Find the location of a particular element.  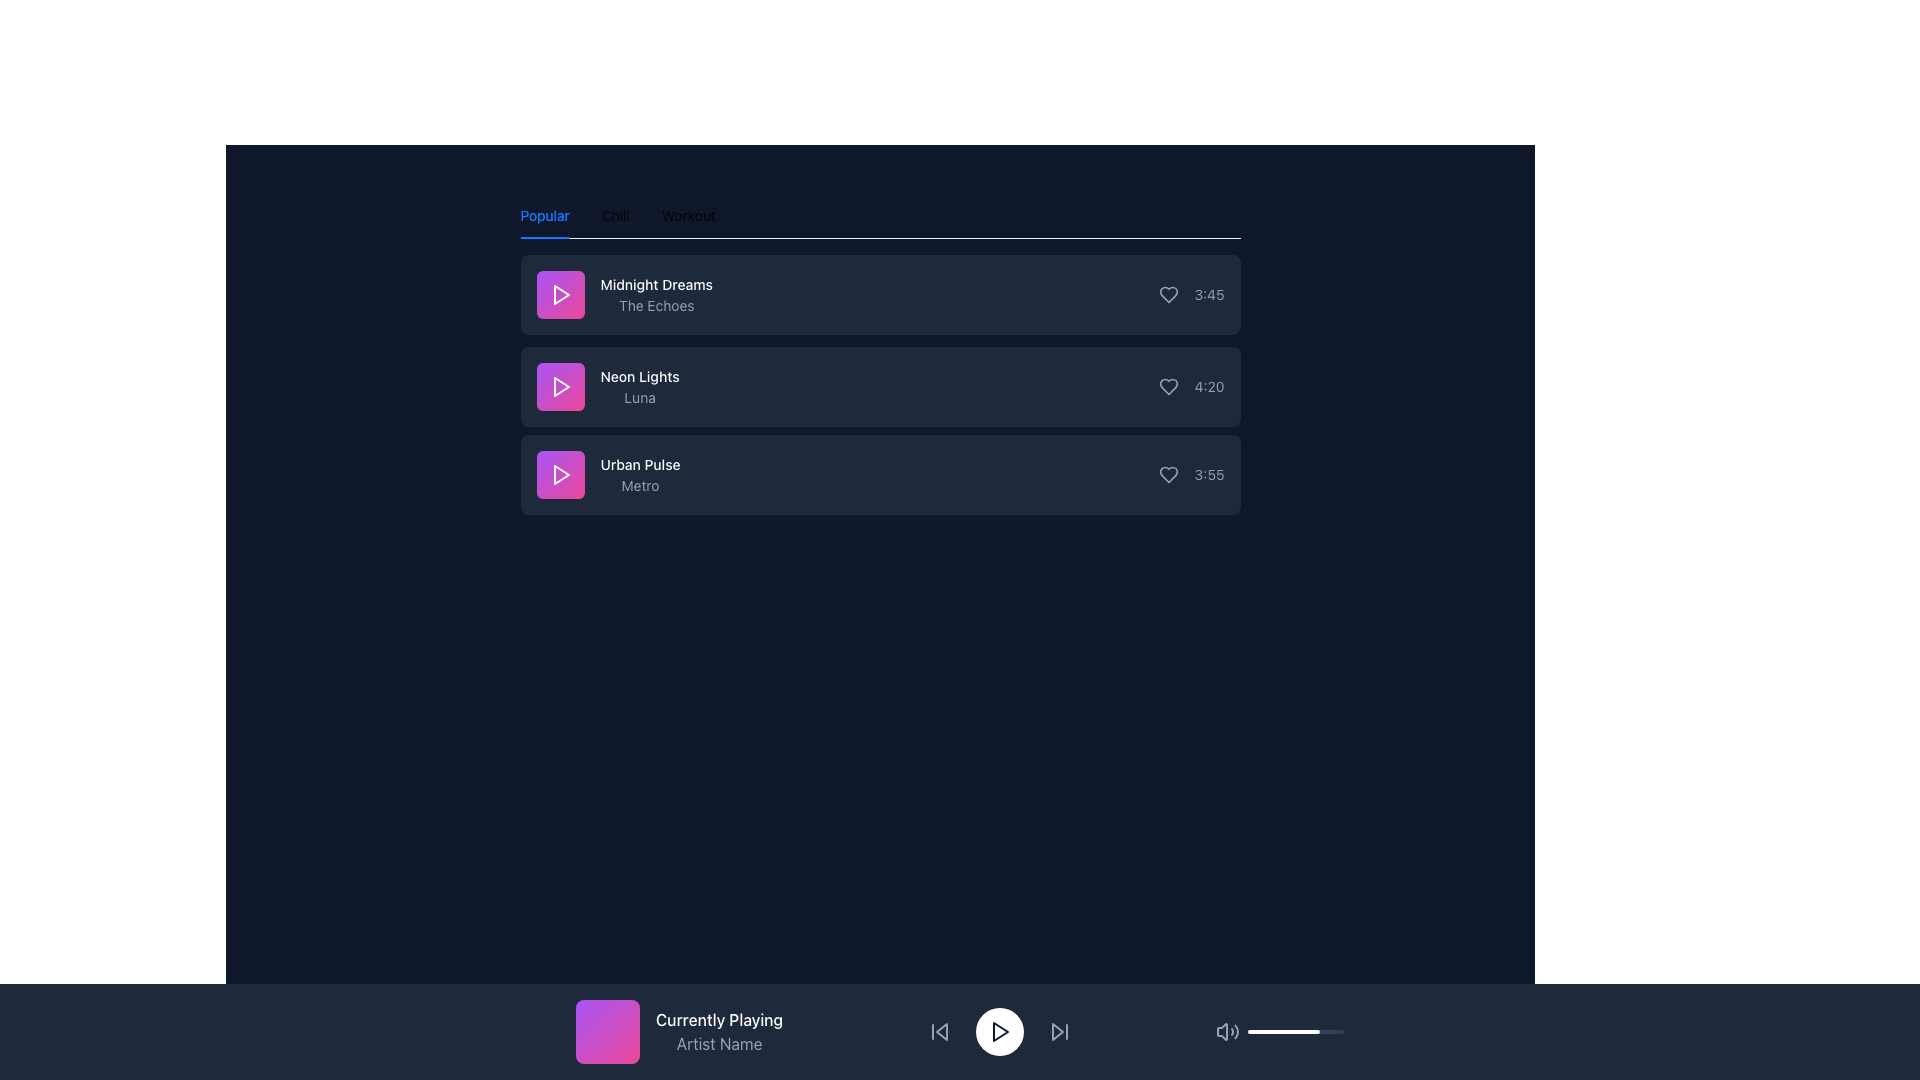

the third tab in the horizontal tab list that filters or displays content associated with 'Workout' is located at coordinates (688, 216).